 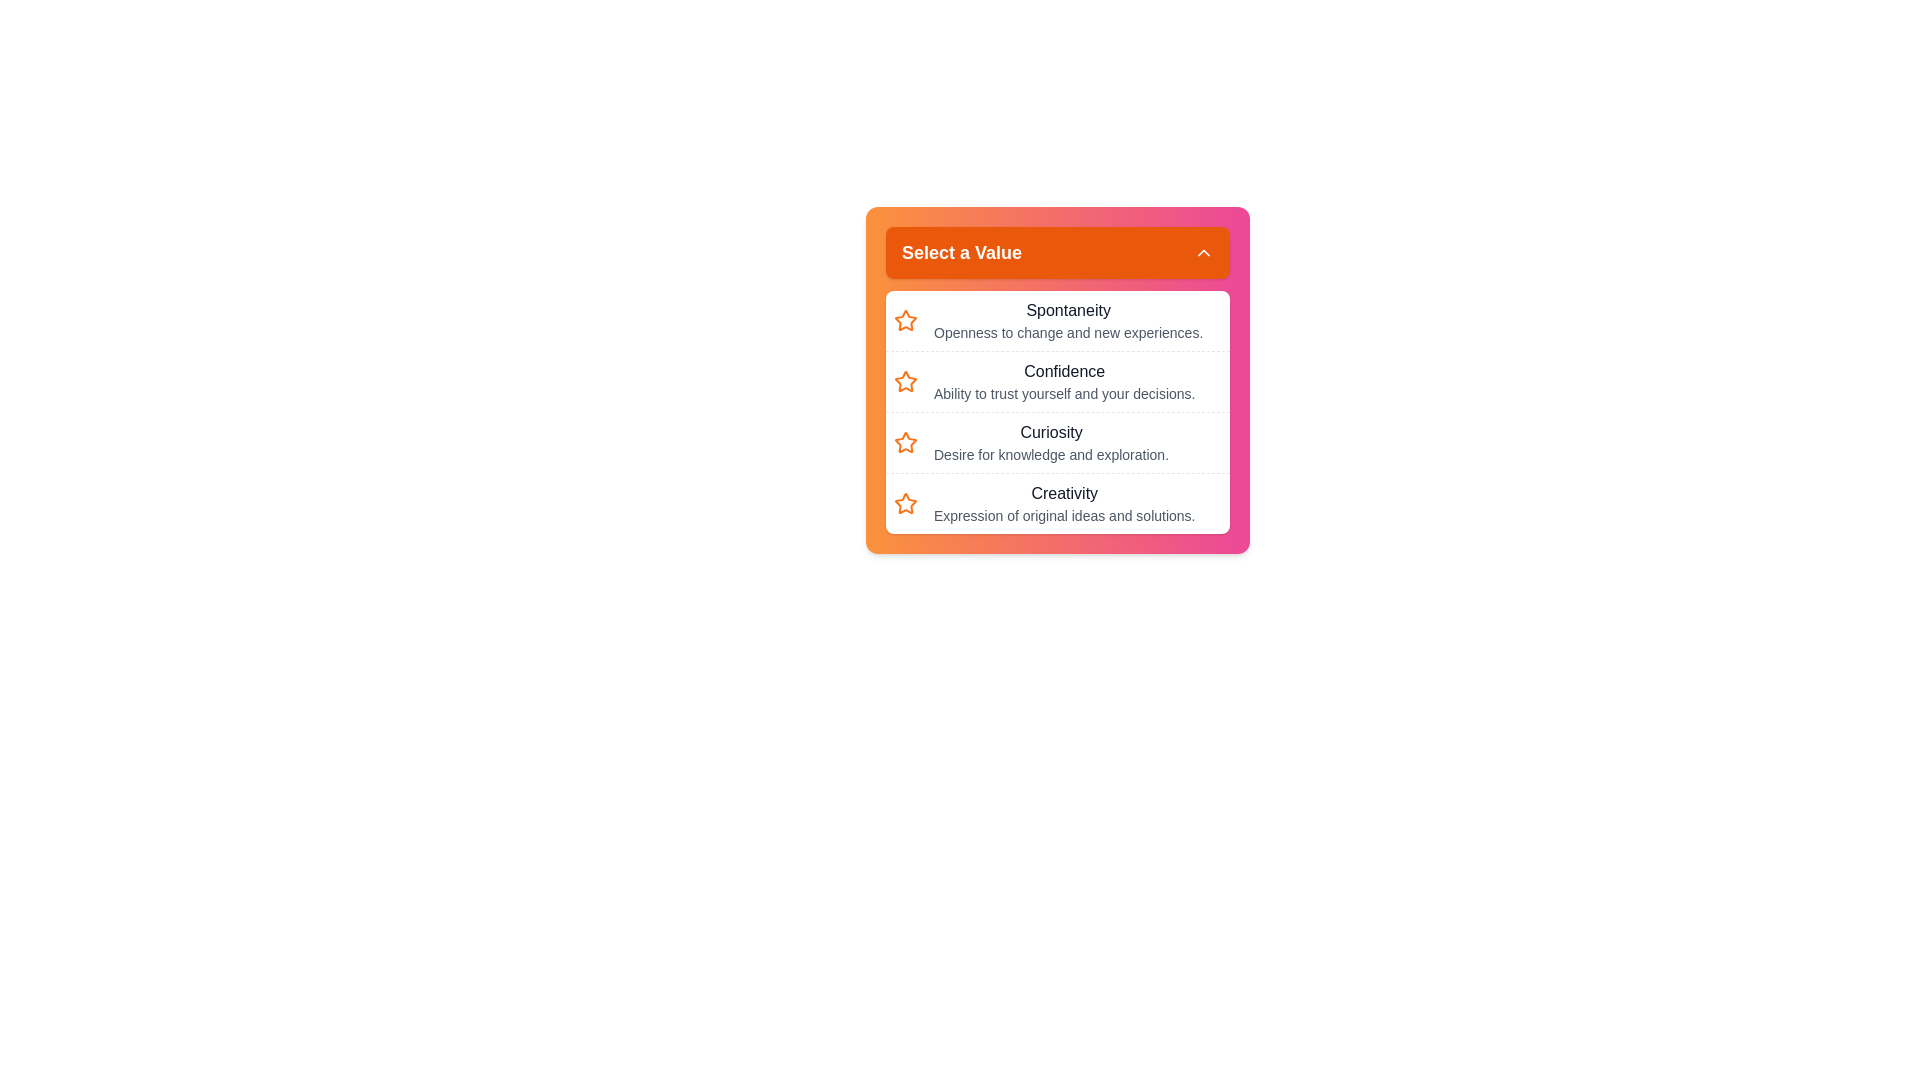 What do you see at coordinates (1050, 455) in the screenshot?
I see `the static text label reading 'Desire for knowledge and exploration.' located under the bold title 'Curiosity' in the dropdown menu titled 'Select a Value'` at bounding box center [1050, 455].